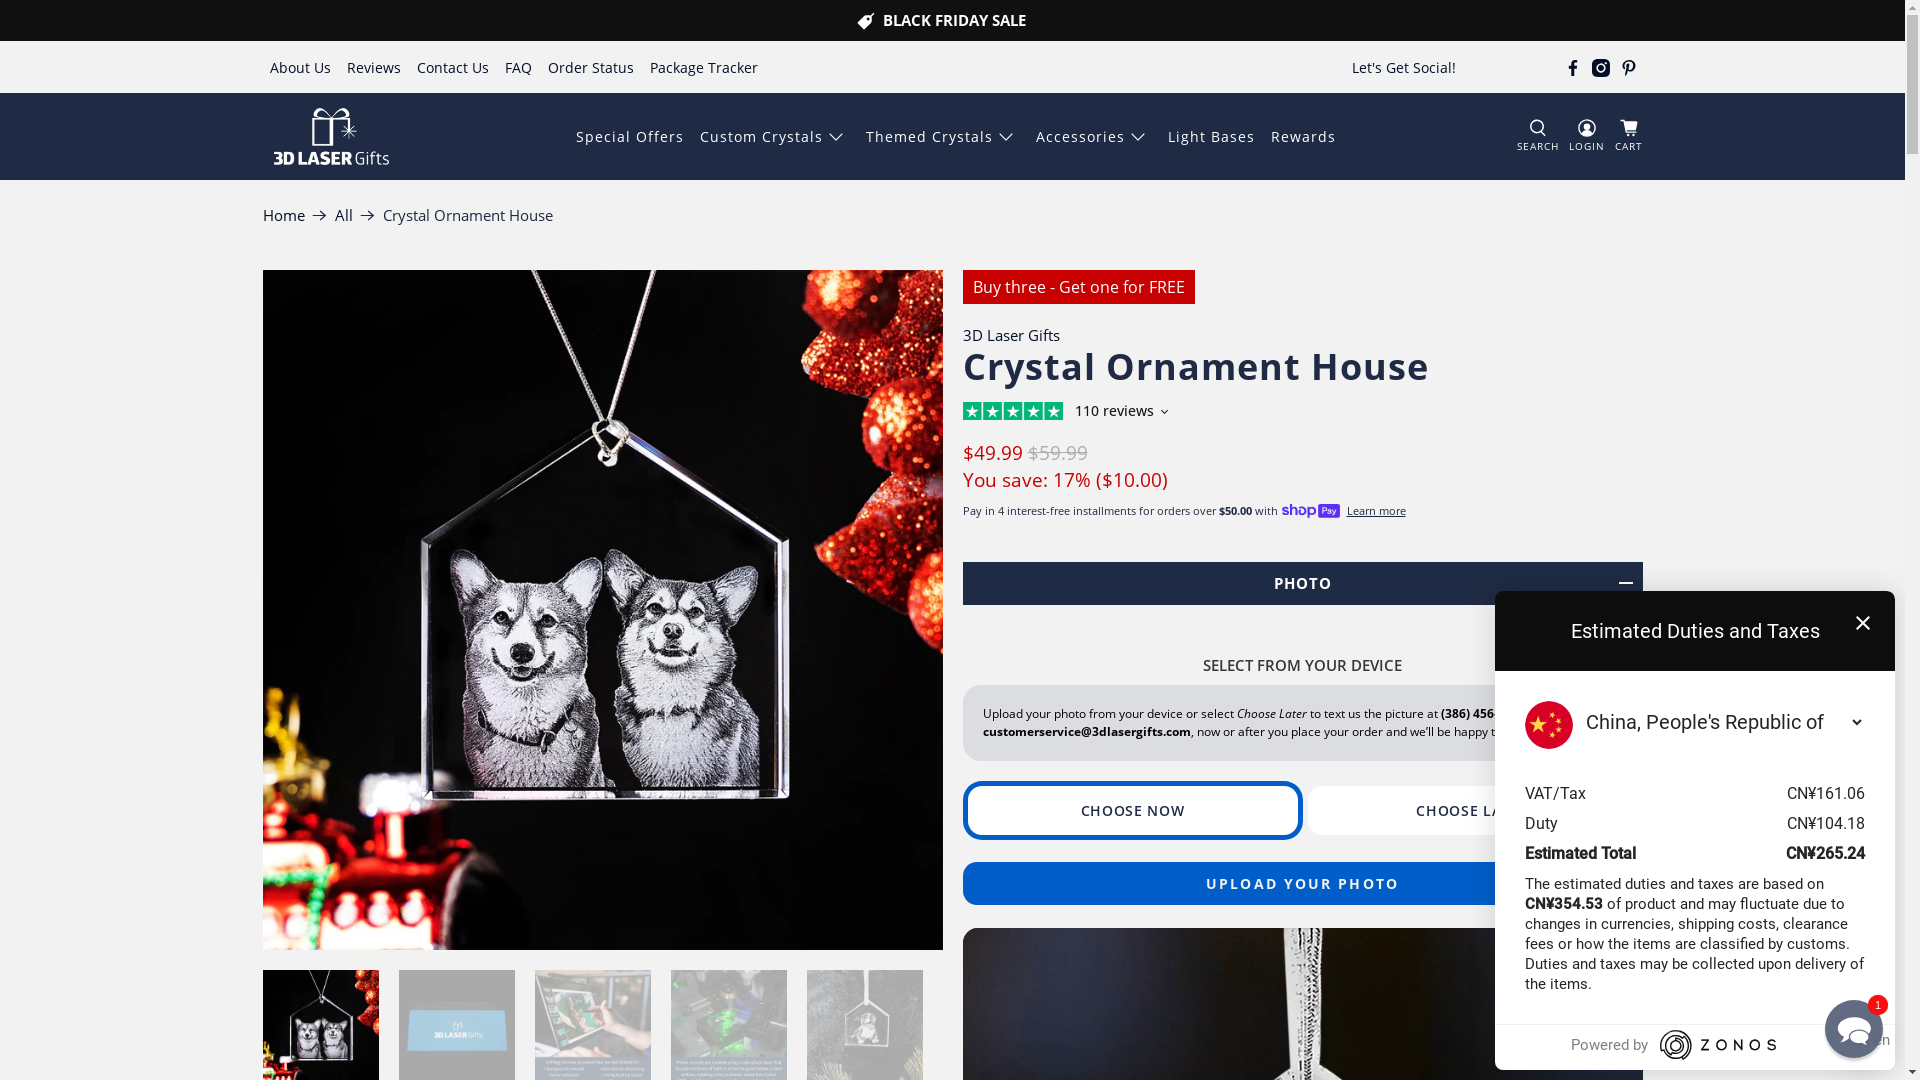 This screenshot has height=1080, width=1920. Describe the element at coordinates (1628, 67) in the screenshot. I see `'3D Laser Gifts on Pinterest'` at that location.